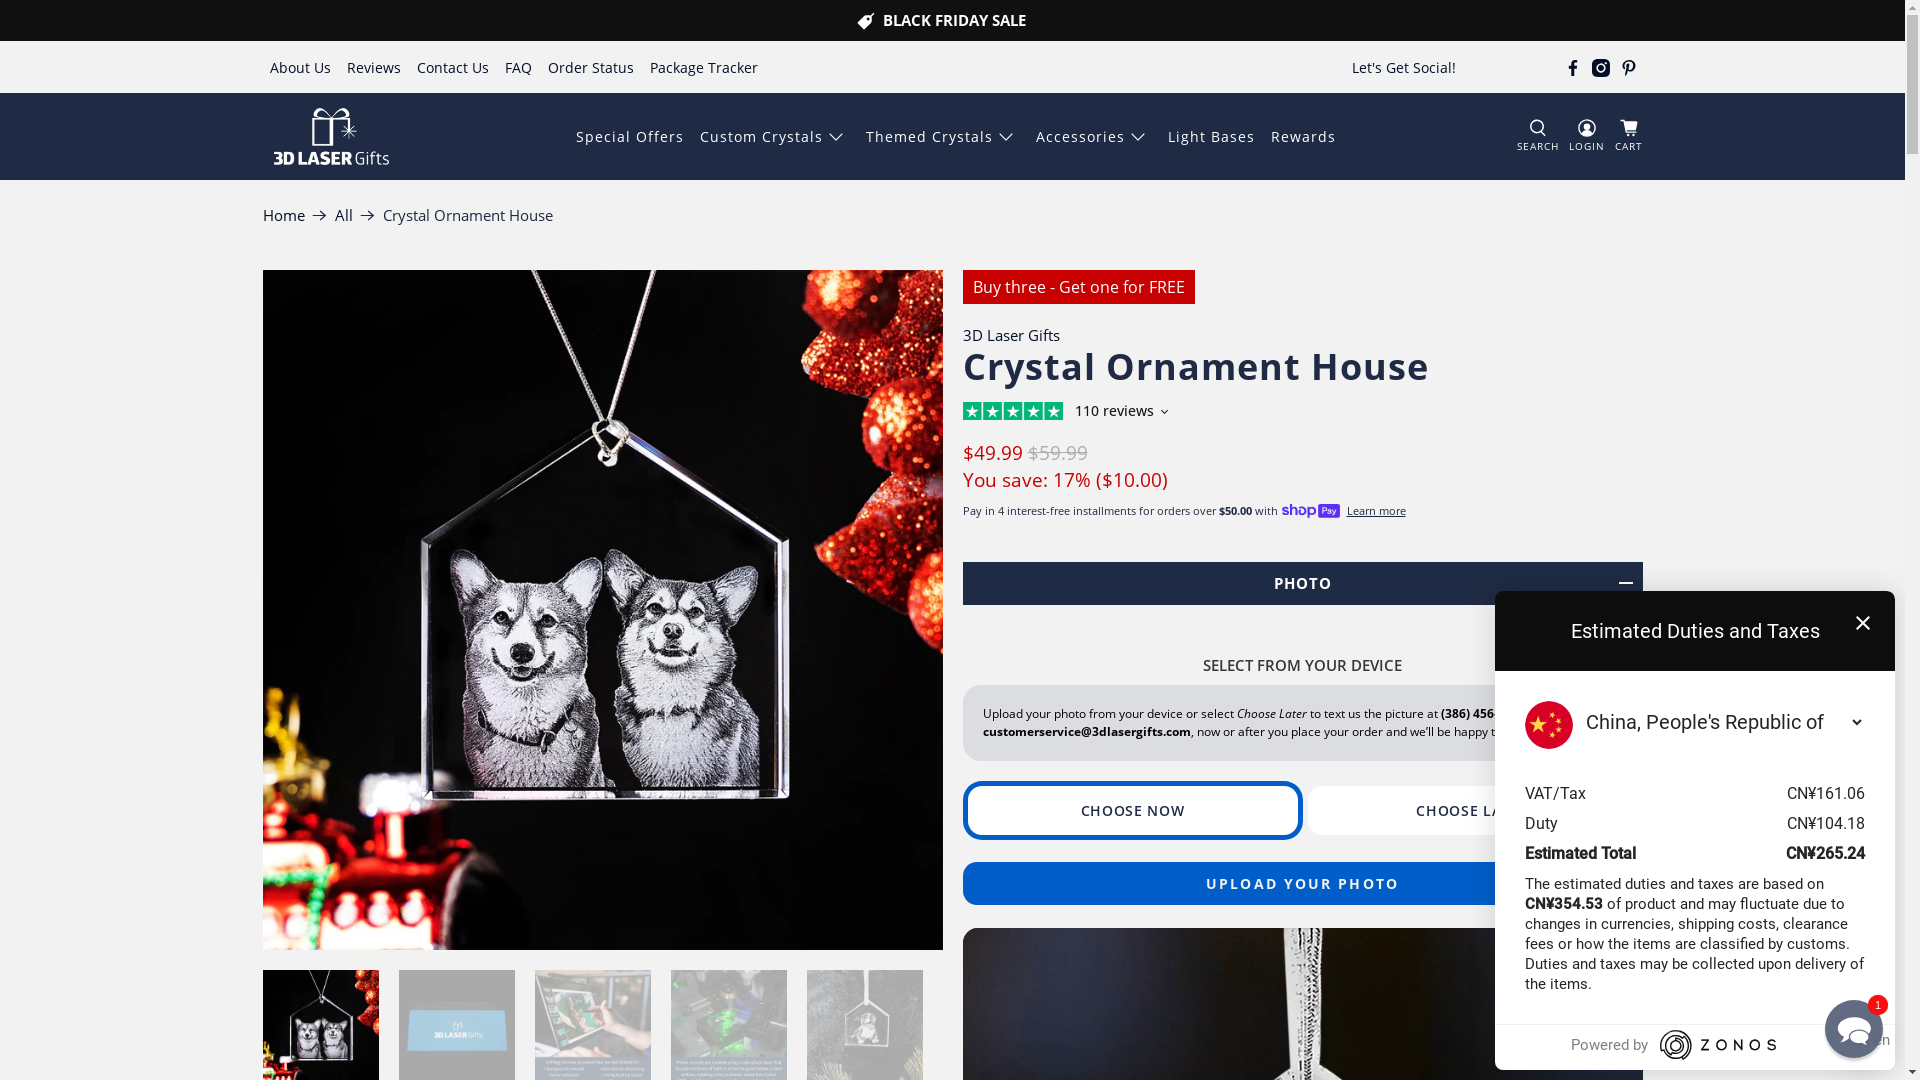 This screenshot has height=1080, width=1920. Describe the element at coordinates (1628, 67) in the screenshot. I see `'3D Laser Gifts on Pinterest'` at that location.